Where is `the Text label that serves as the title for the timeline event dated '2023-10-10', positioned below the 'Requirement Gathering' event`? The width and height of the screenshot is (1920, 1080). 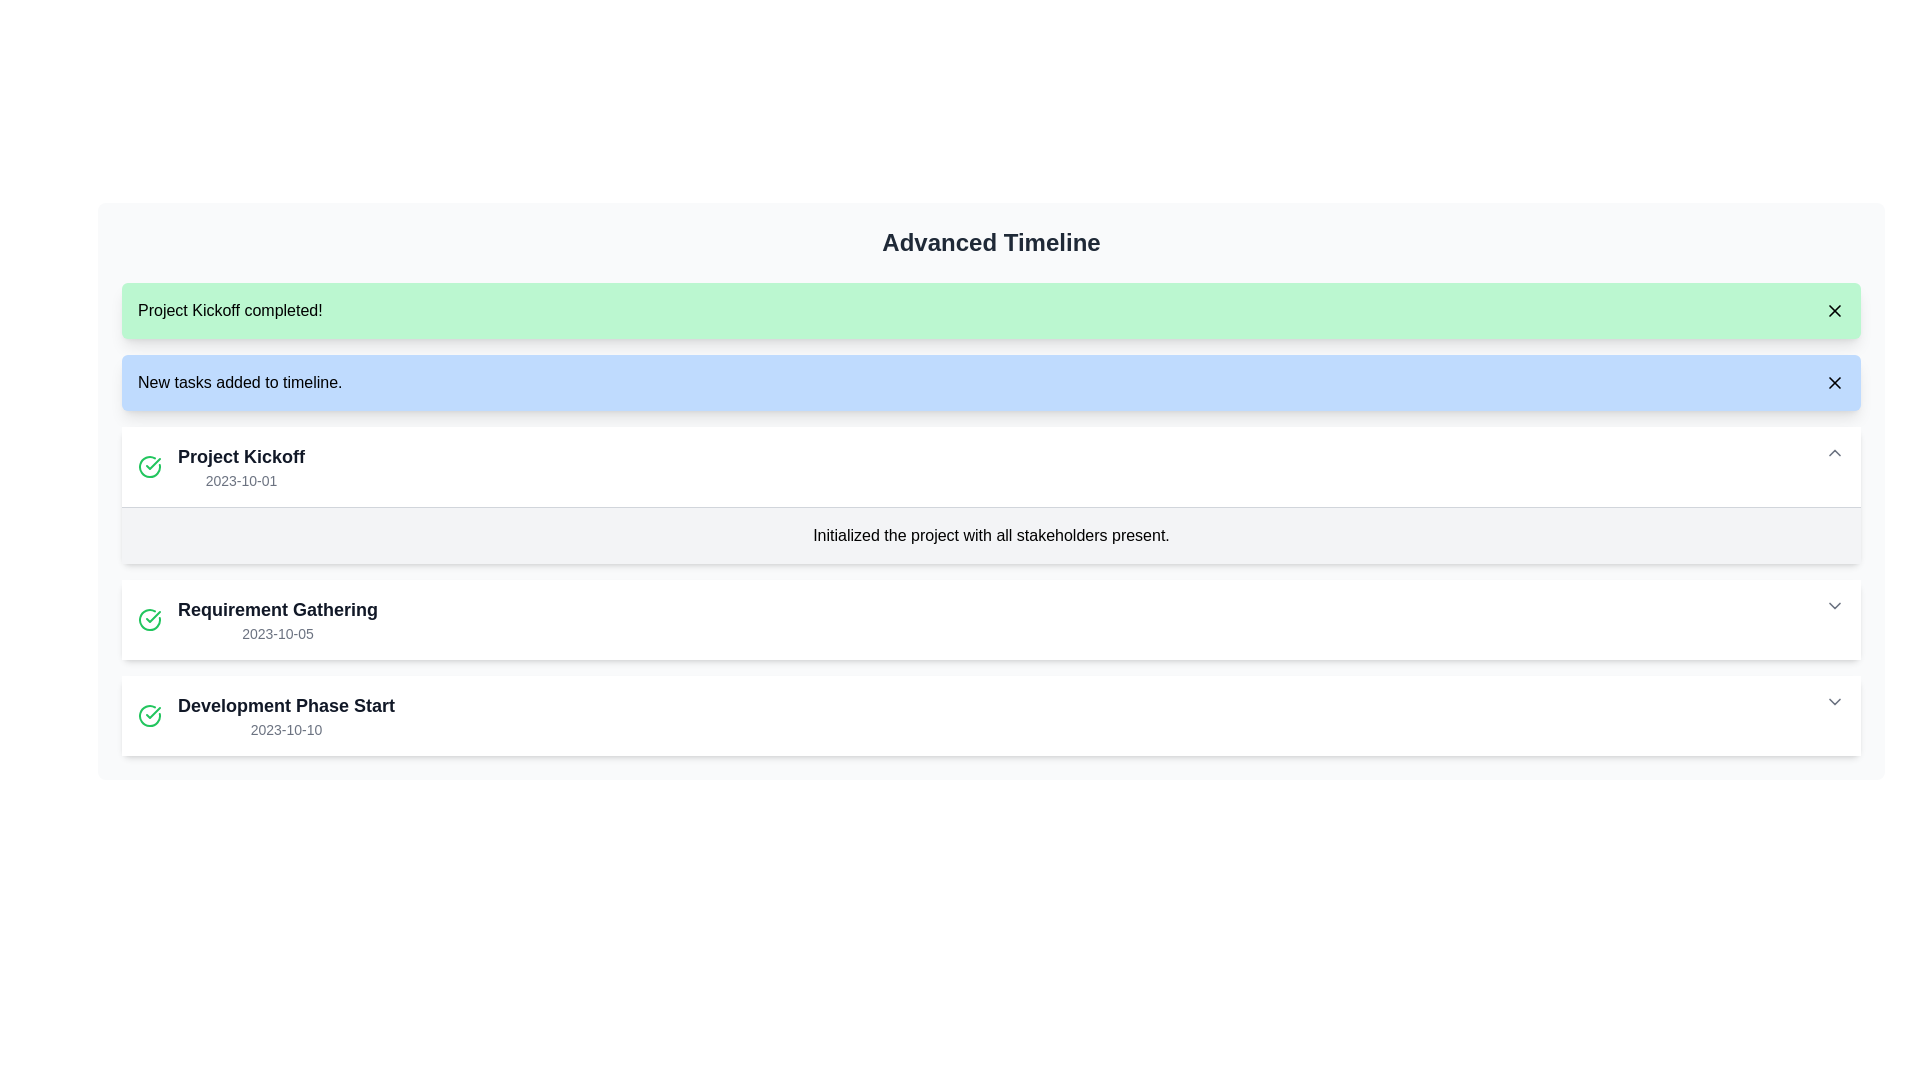 the Text label that serves as the title for the timeline event dated '2023-10-10', positioned below the 'Requirement Gathering' event is located at coordinates (285, 704).